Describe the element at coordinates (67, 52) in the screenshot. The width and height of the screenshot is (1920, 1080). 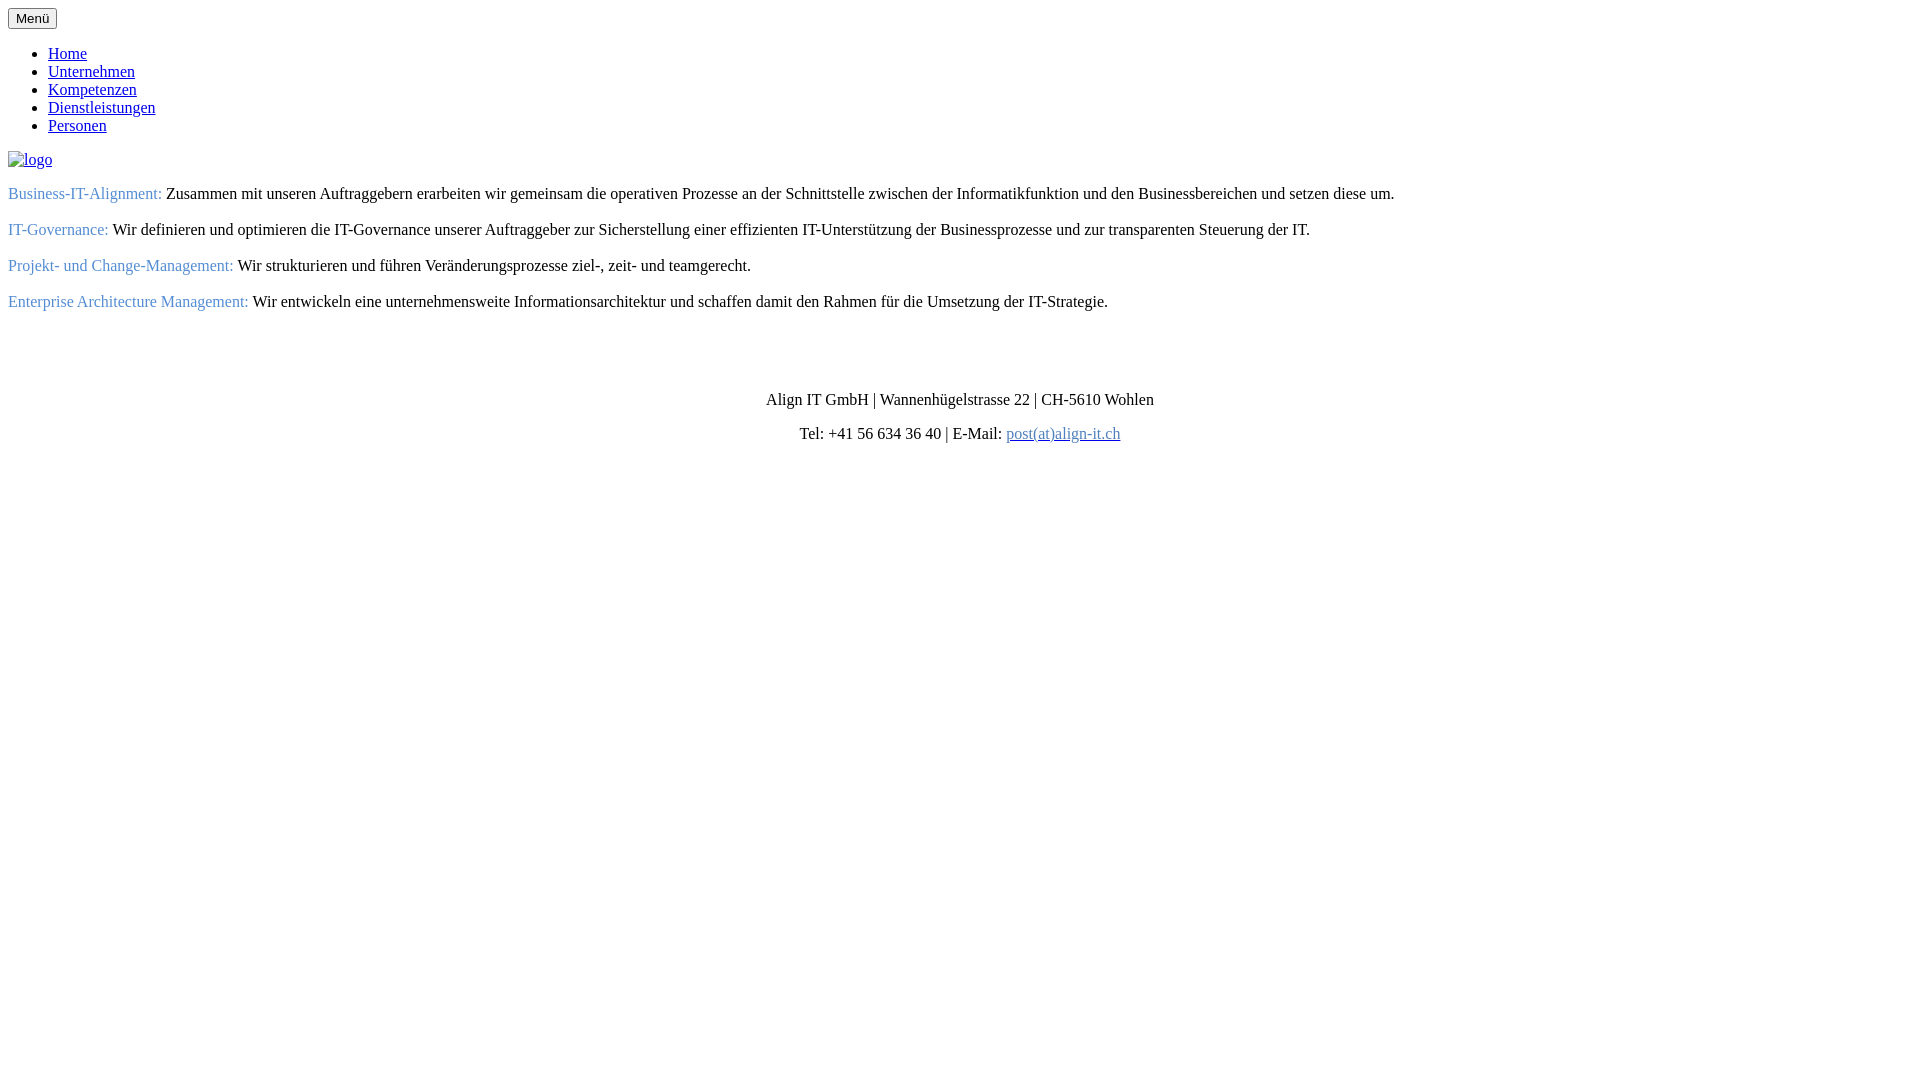
I see `'Home'` at that location.